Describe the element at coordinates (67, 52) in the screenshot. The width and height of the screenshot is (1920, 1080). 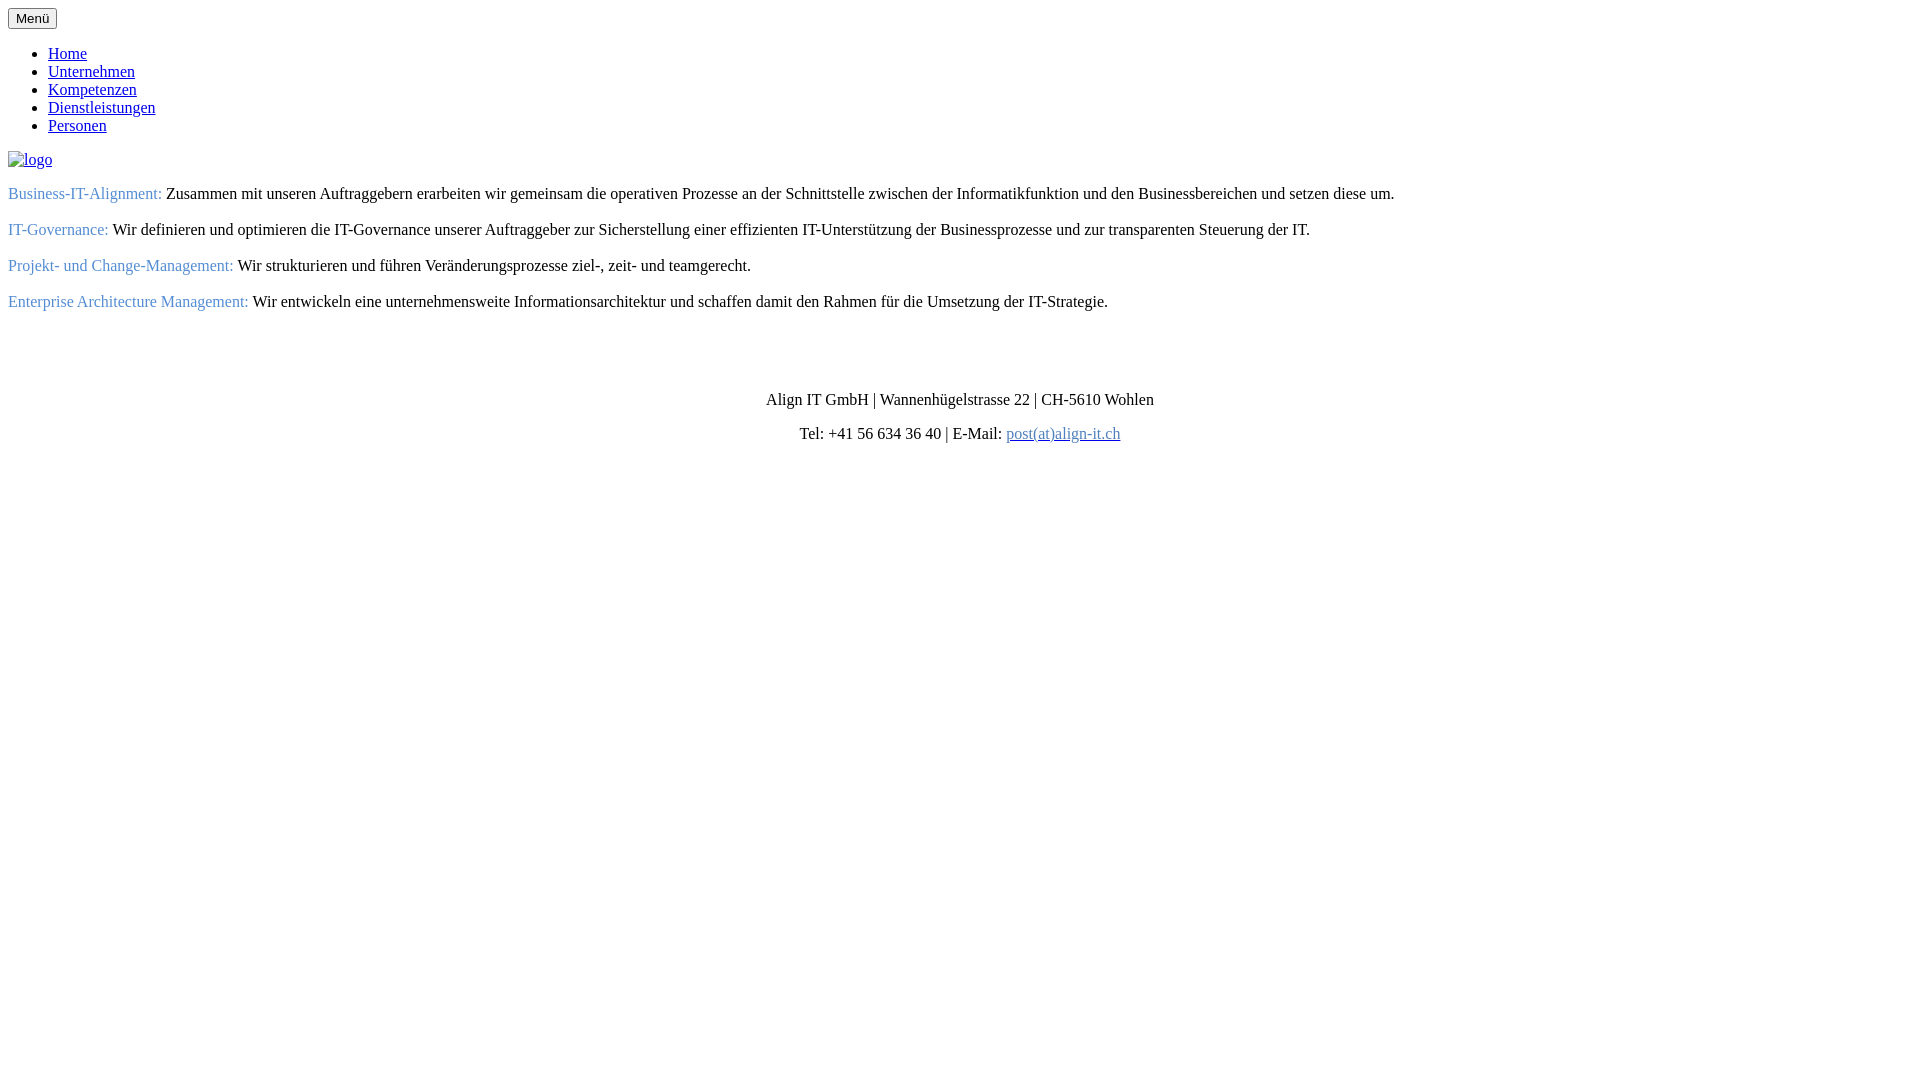
I see `'Home'` at that location.